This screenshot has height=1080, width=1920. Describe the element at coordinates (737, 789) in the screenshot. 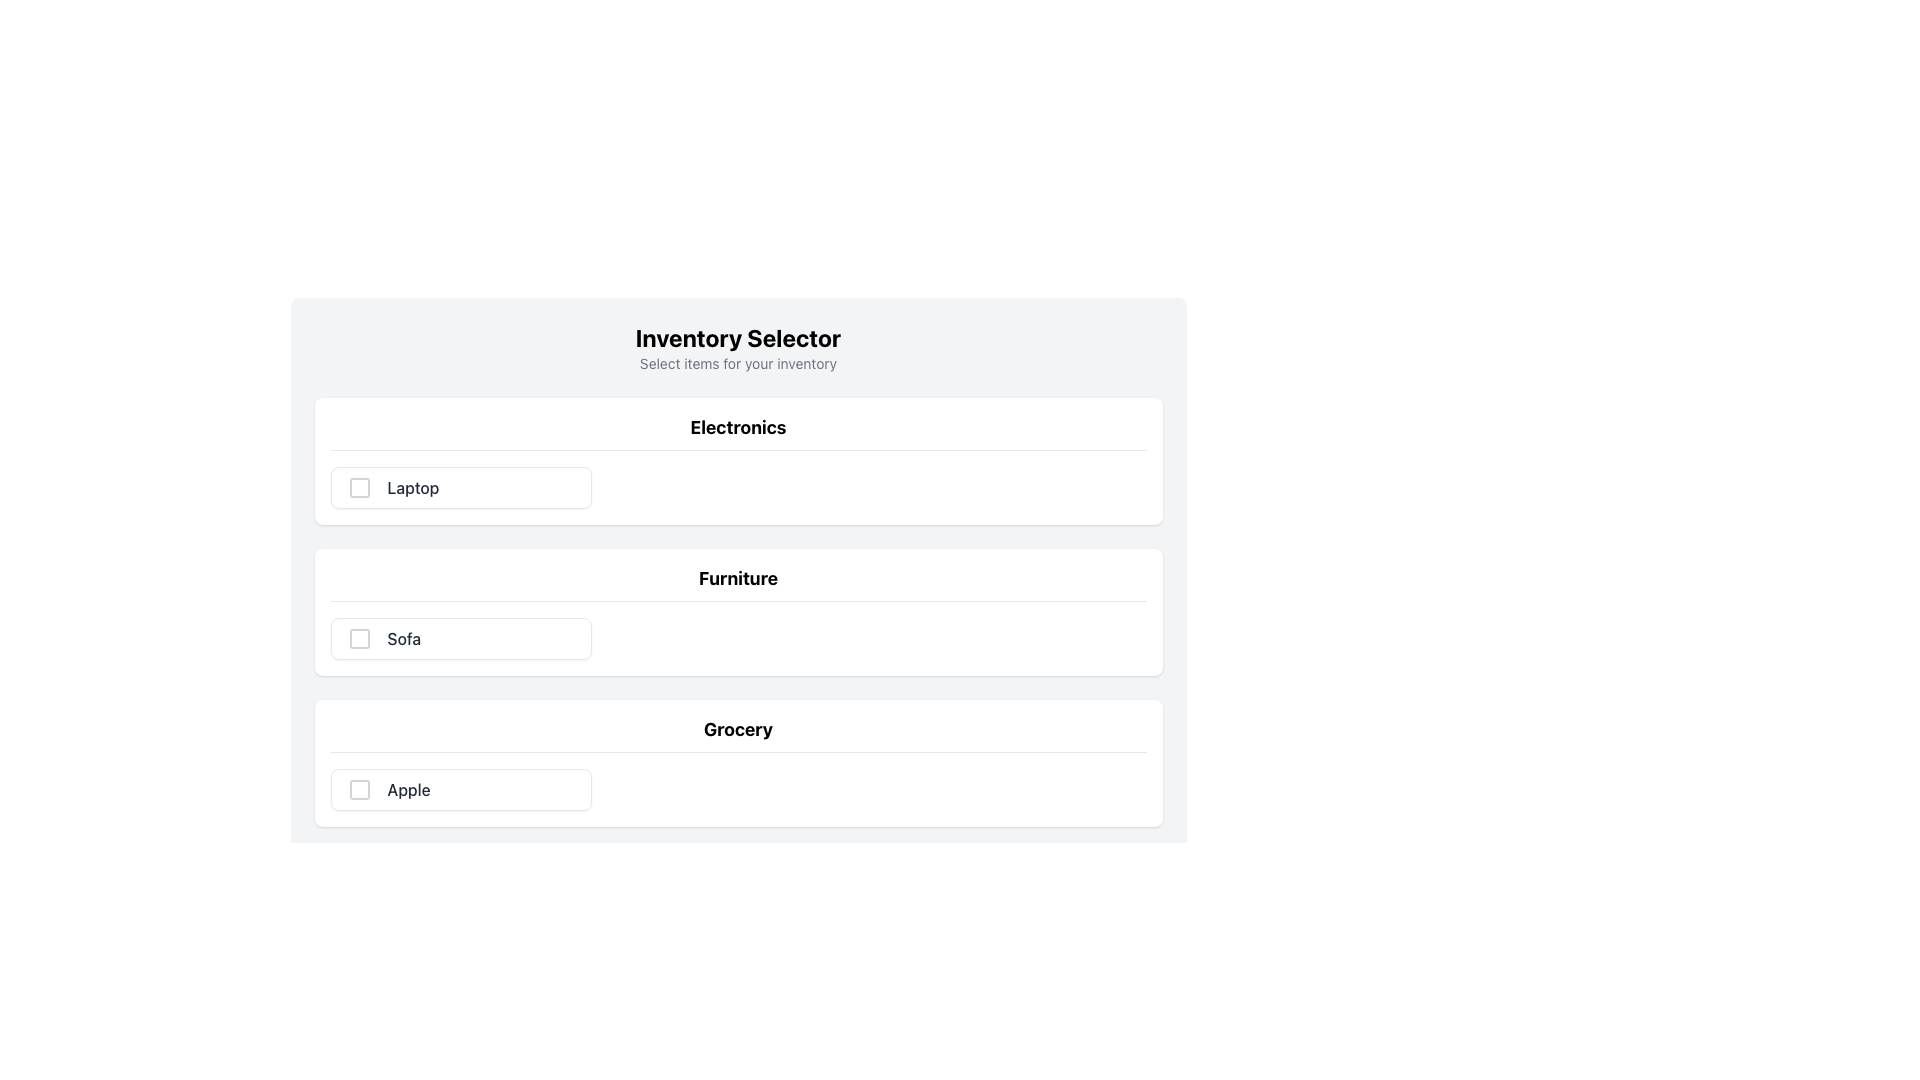

I see `the checkbox for the 'Apple' item in the 'Grocery' section` at that location.